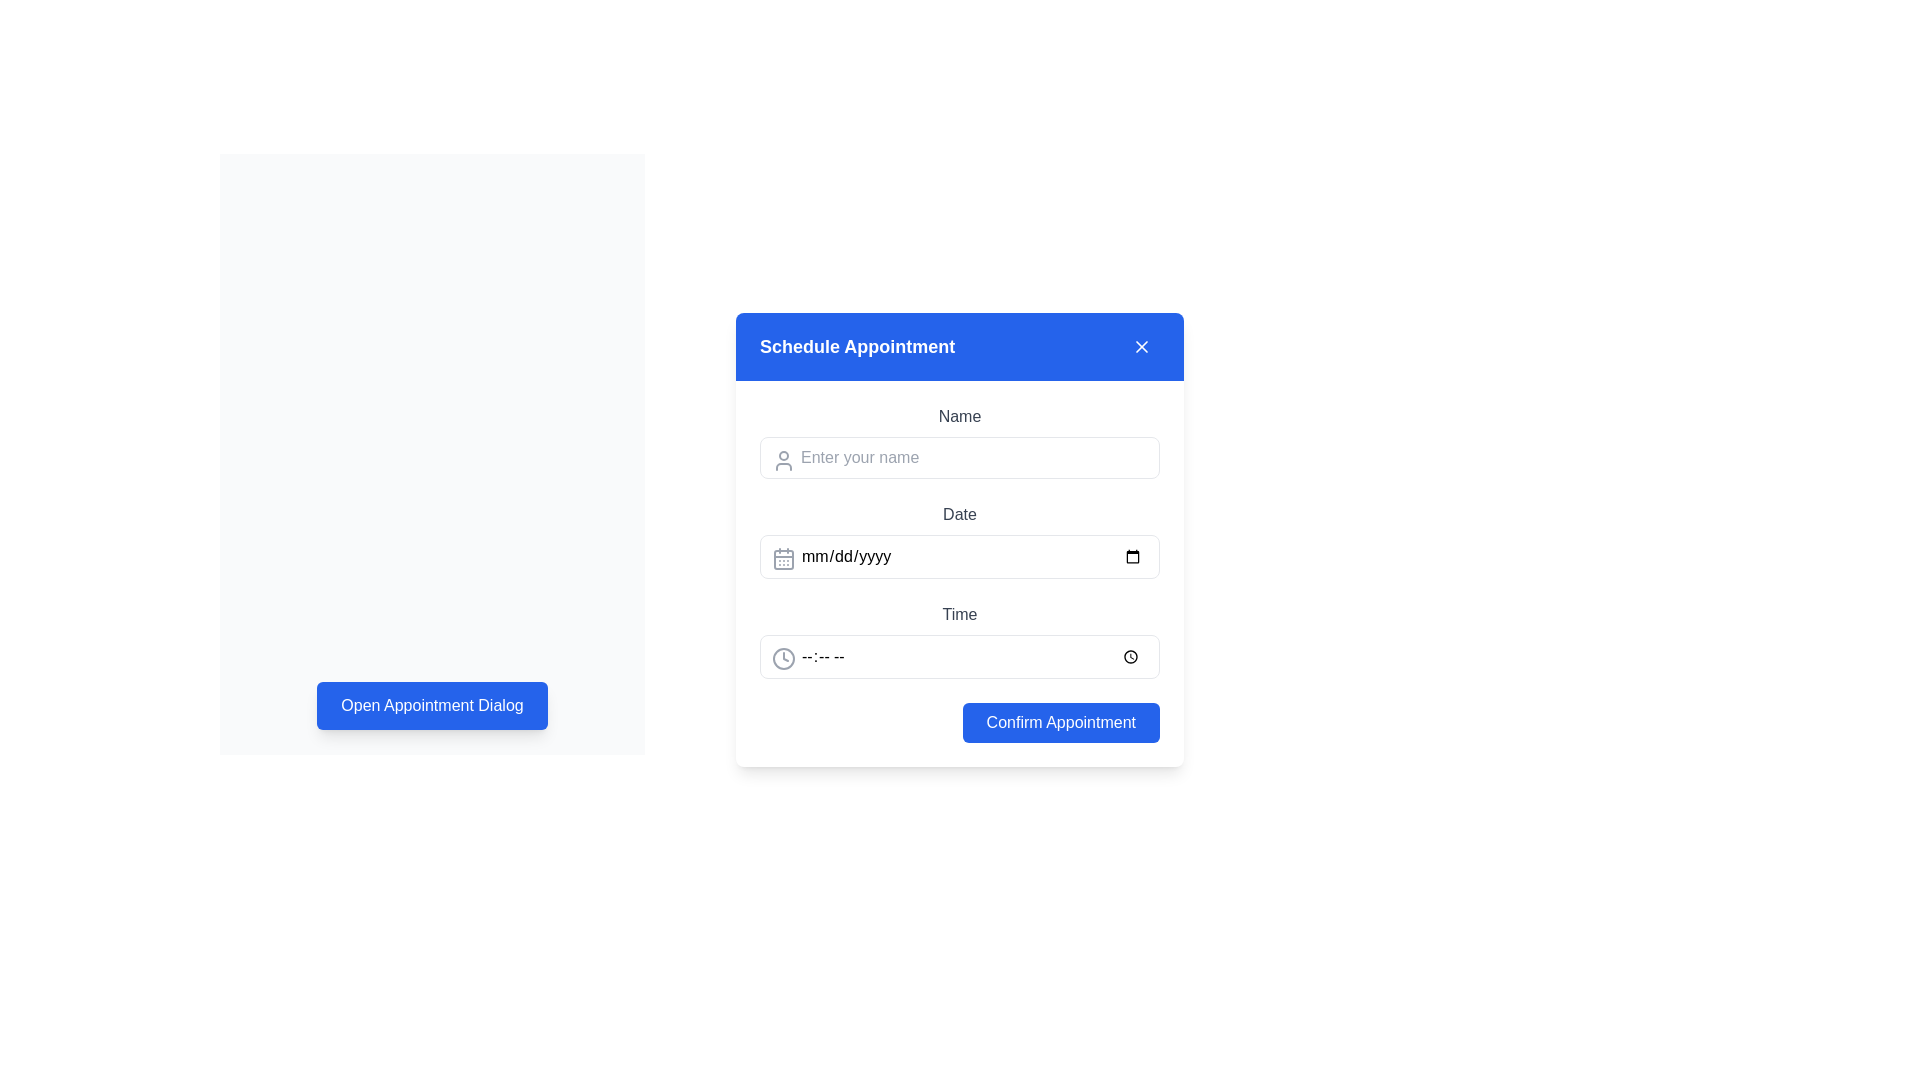 This screenshot has height=1080, width=1920. Describe the element at coordinates (960, 556) in the screenshot. I see `the date input field in the 'Schedule Appointment' dialog by using the tab key` at that location.